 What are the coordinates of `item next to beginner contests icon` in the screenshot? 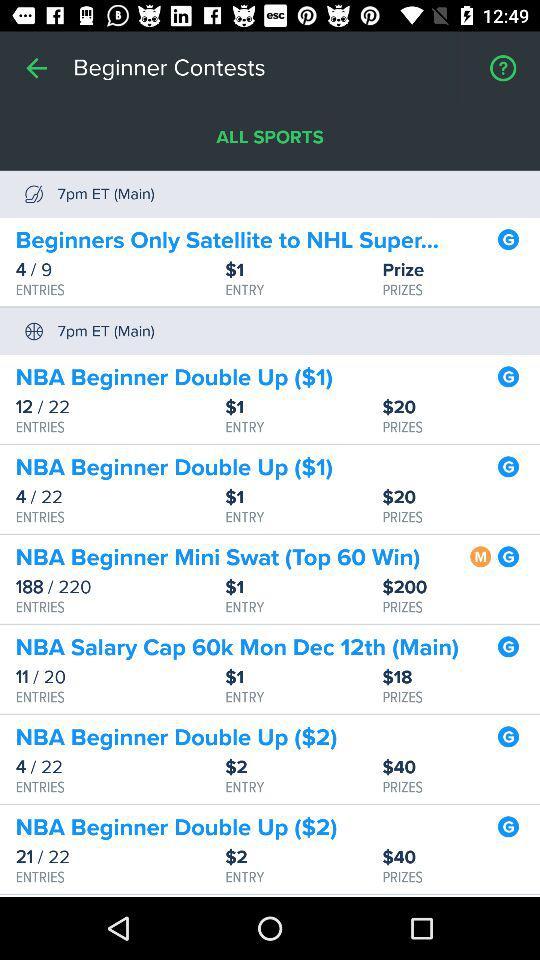 It's located at (36, 68).